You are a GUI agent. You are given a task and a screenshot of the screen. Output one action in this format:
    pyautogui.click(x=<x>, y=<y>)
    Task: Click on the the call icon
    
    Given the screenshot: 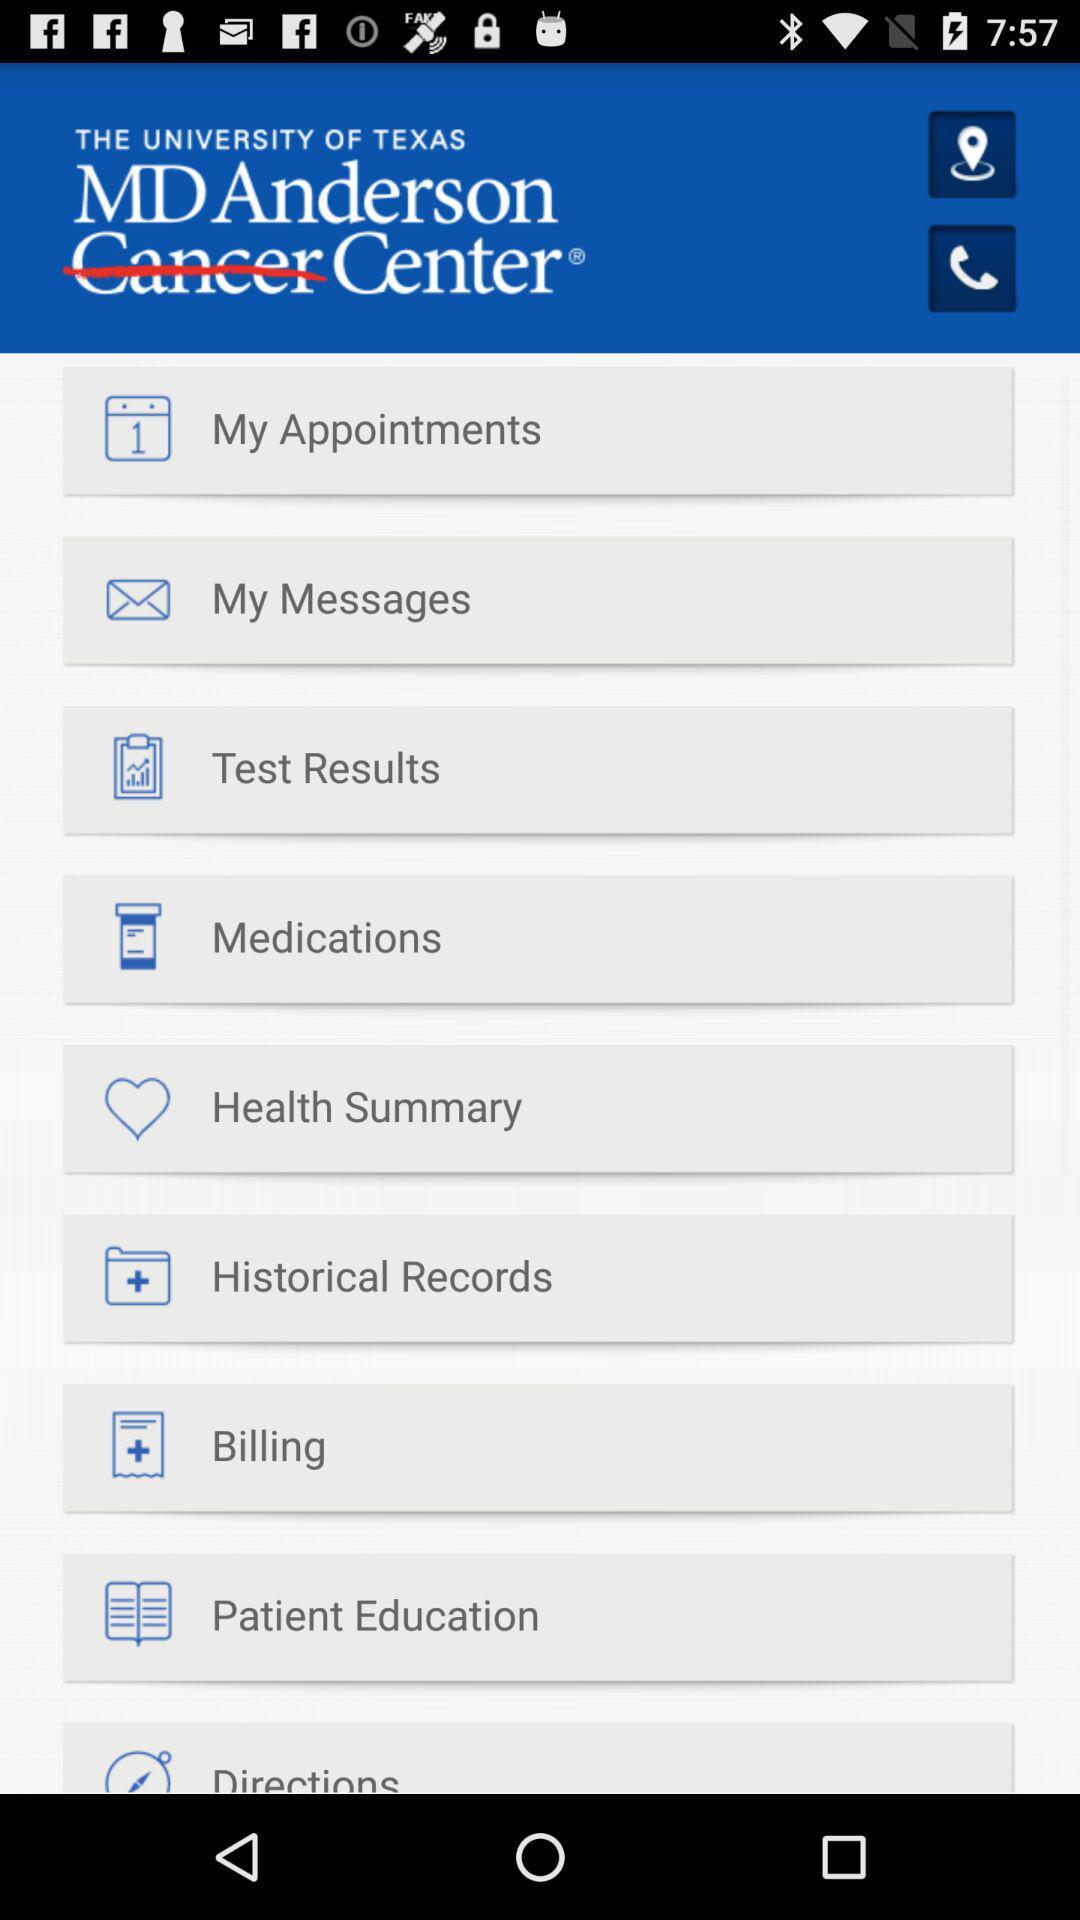 What is the action you would take?
    pyautogui.click(x=973, y=294)
    